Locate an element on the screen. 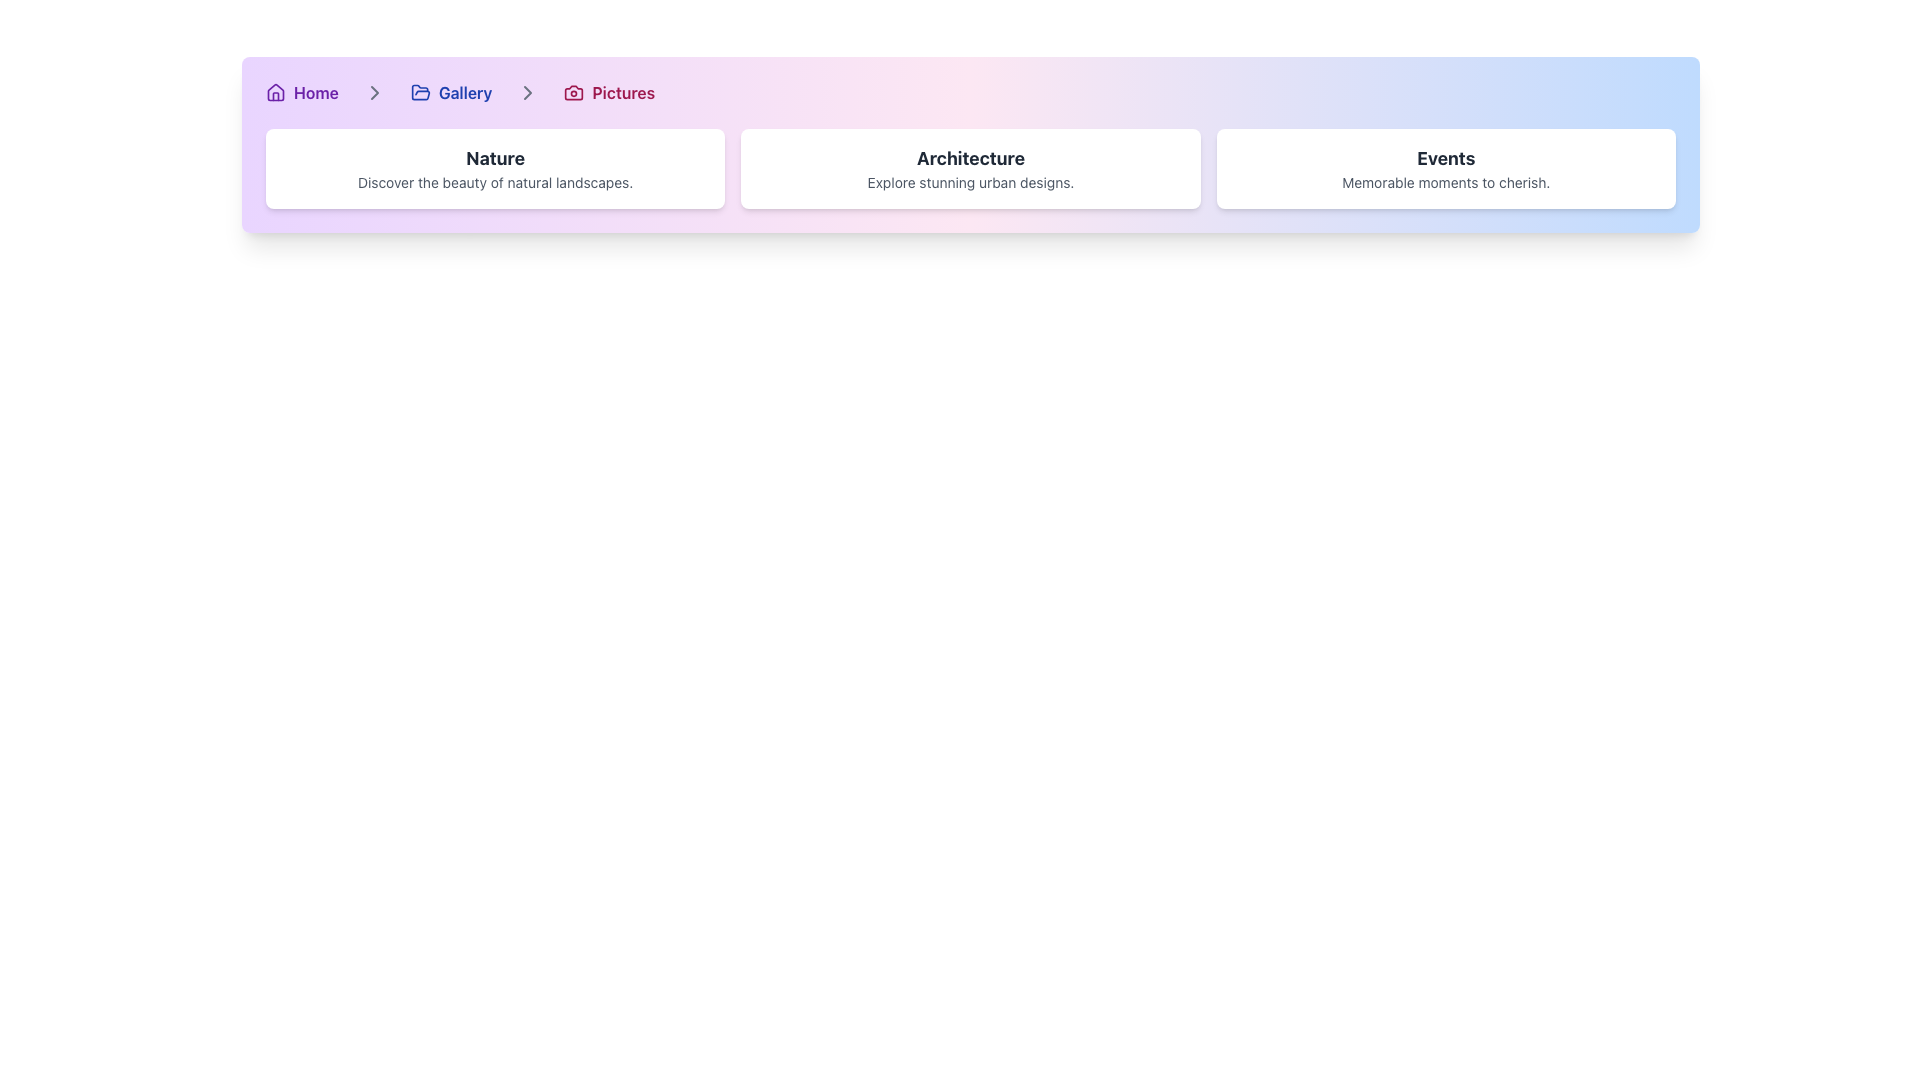  the static text element displaying the word 'Nature', which is styled in bold, large font, dark gray color on a white background, positioned at the top of the card component is located at coordinates (495, 157).